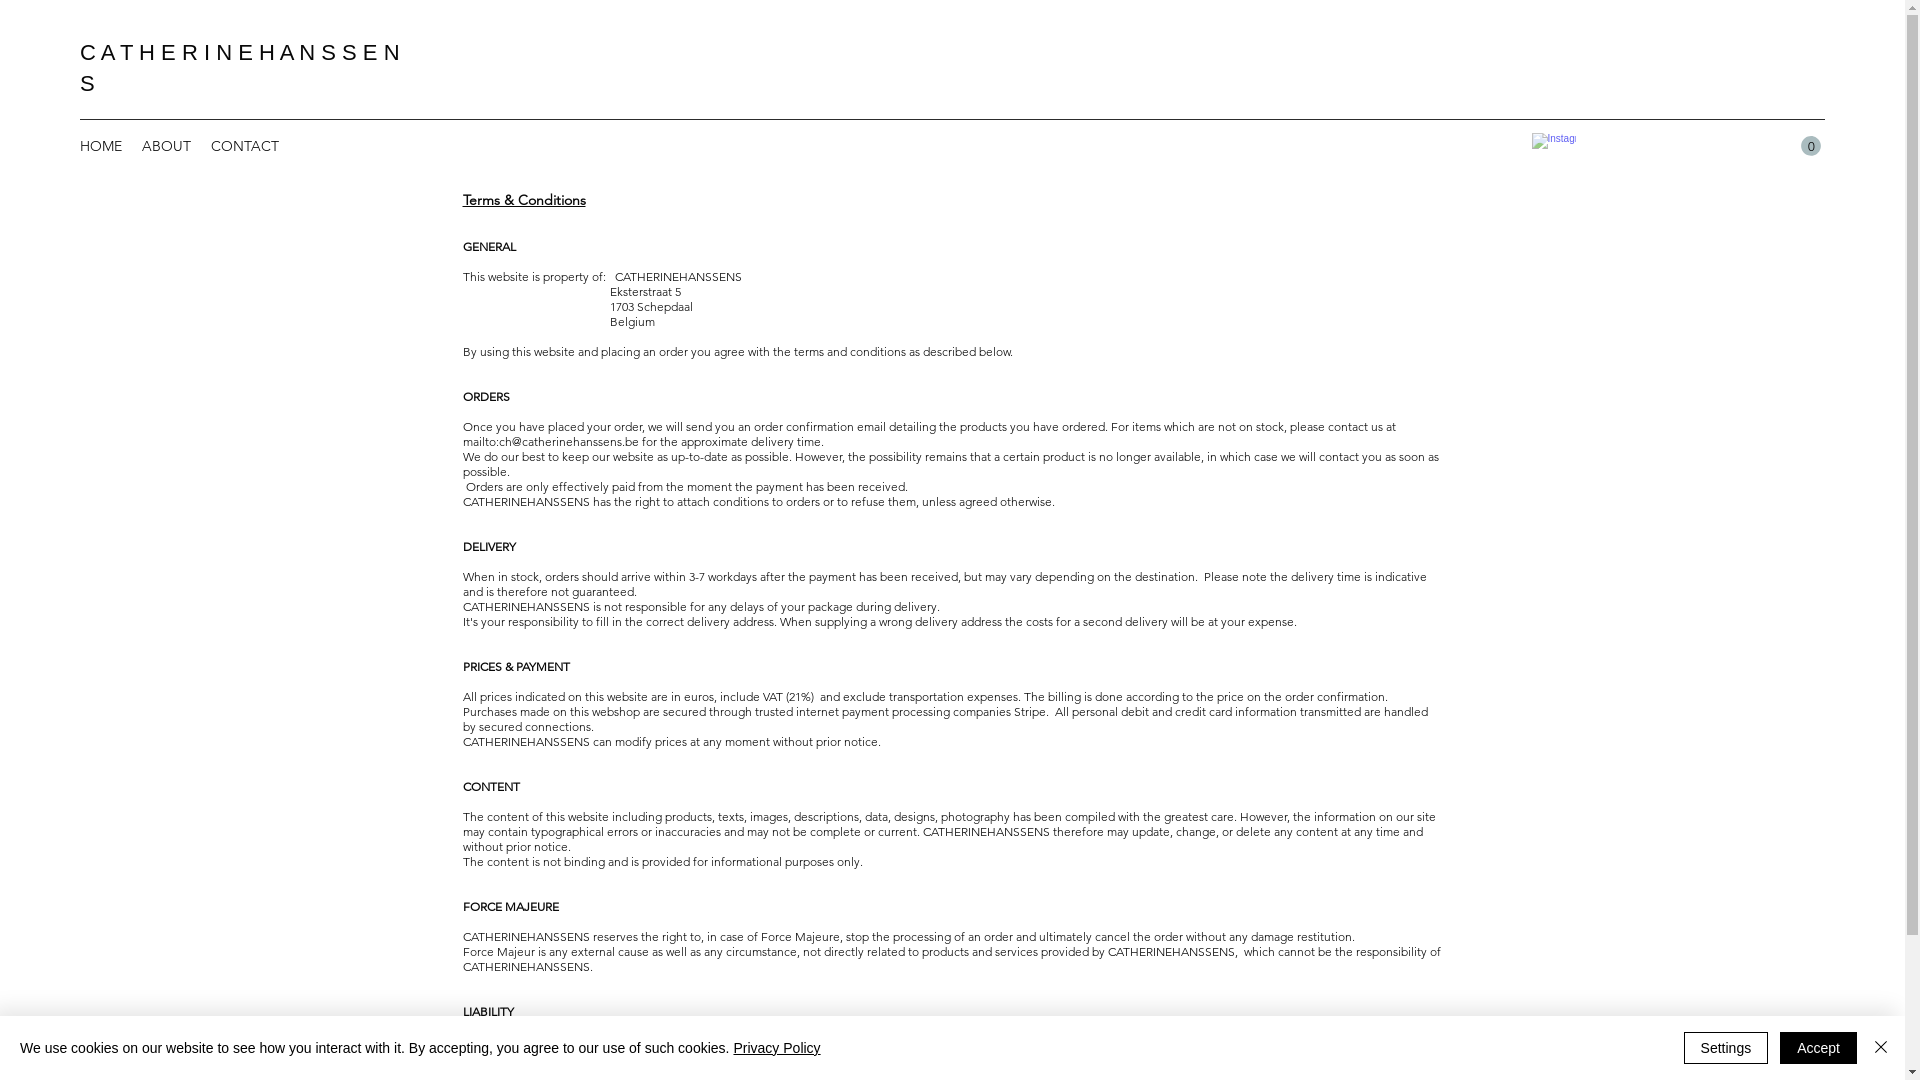  What do you see at coordinates (1818, 1047) in the screenshot?
I see `'Accept'` at bounding box center [1818, 1047].